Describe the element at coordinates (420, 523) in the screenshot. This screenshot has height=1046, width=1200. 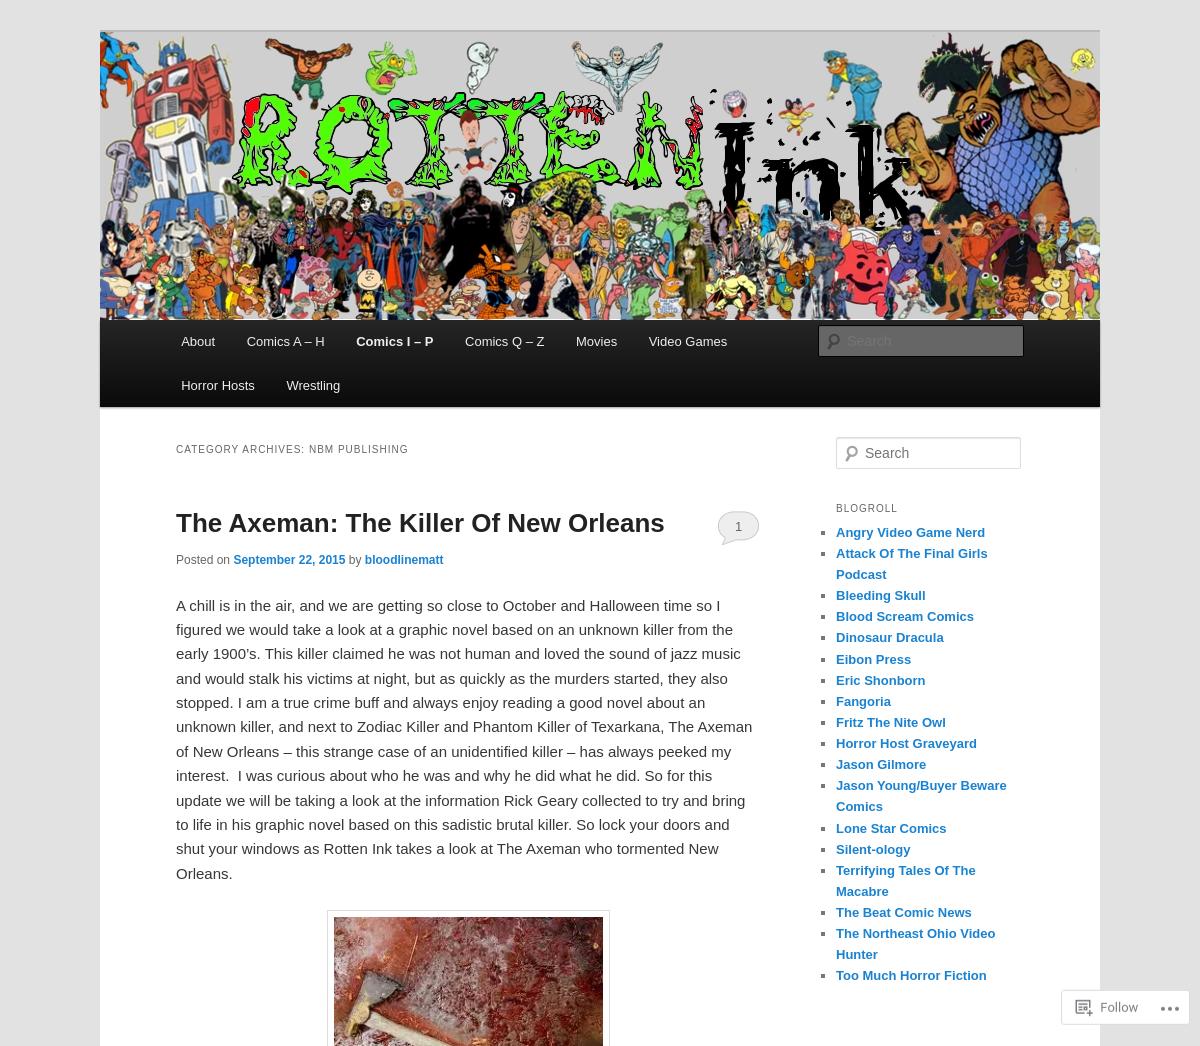
I see `'The Axeman: The Killer Of New Orleans'` at that location.